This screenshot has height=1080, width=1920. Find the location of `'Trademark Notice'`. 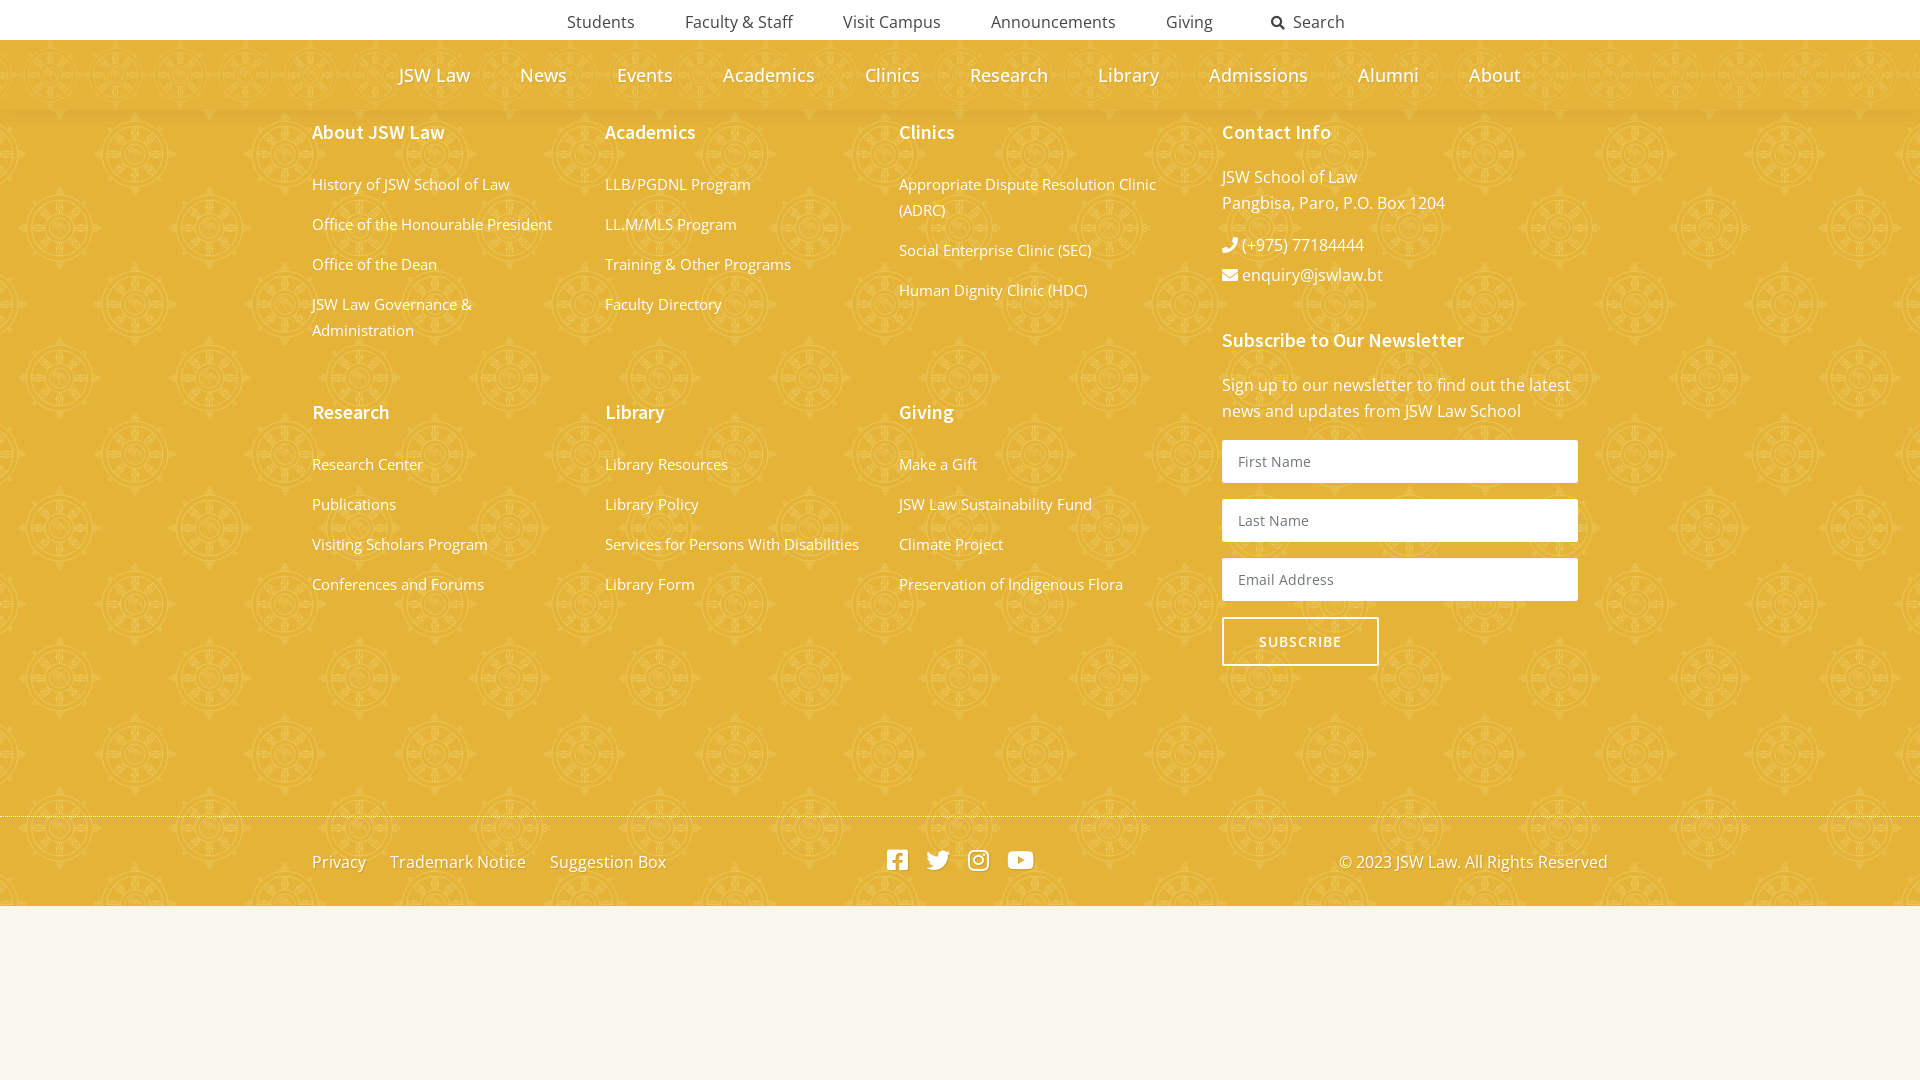

'Trademark Notice' is located at coordinates (456, 859).